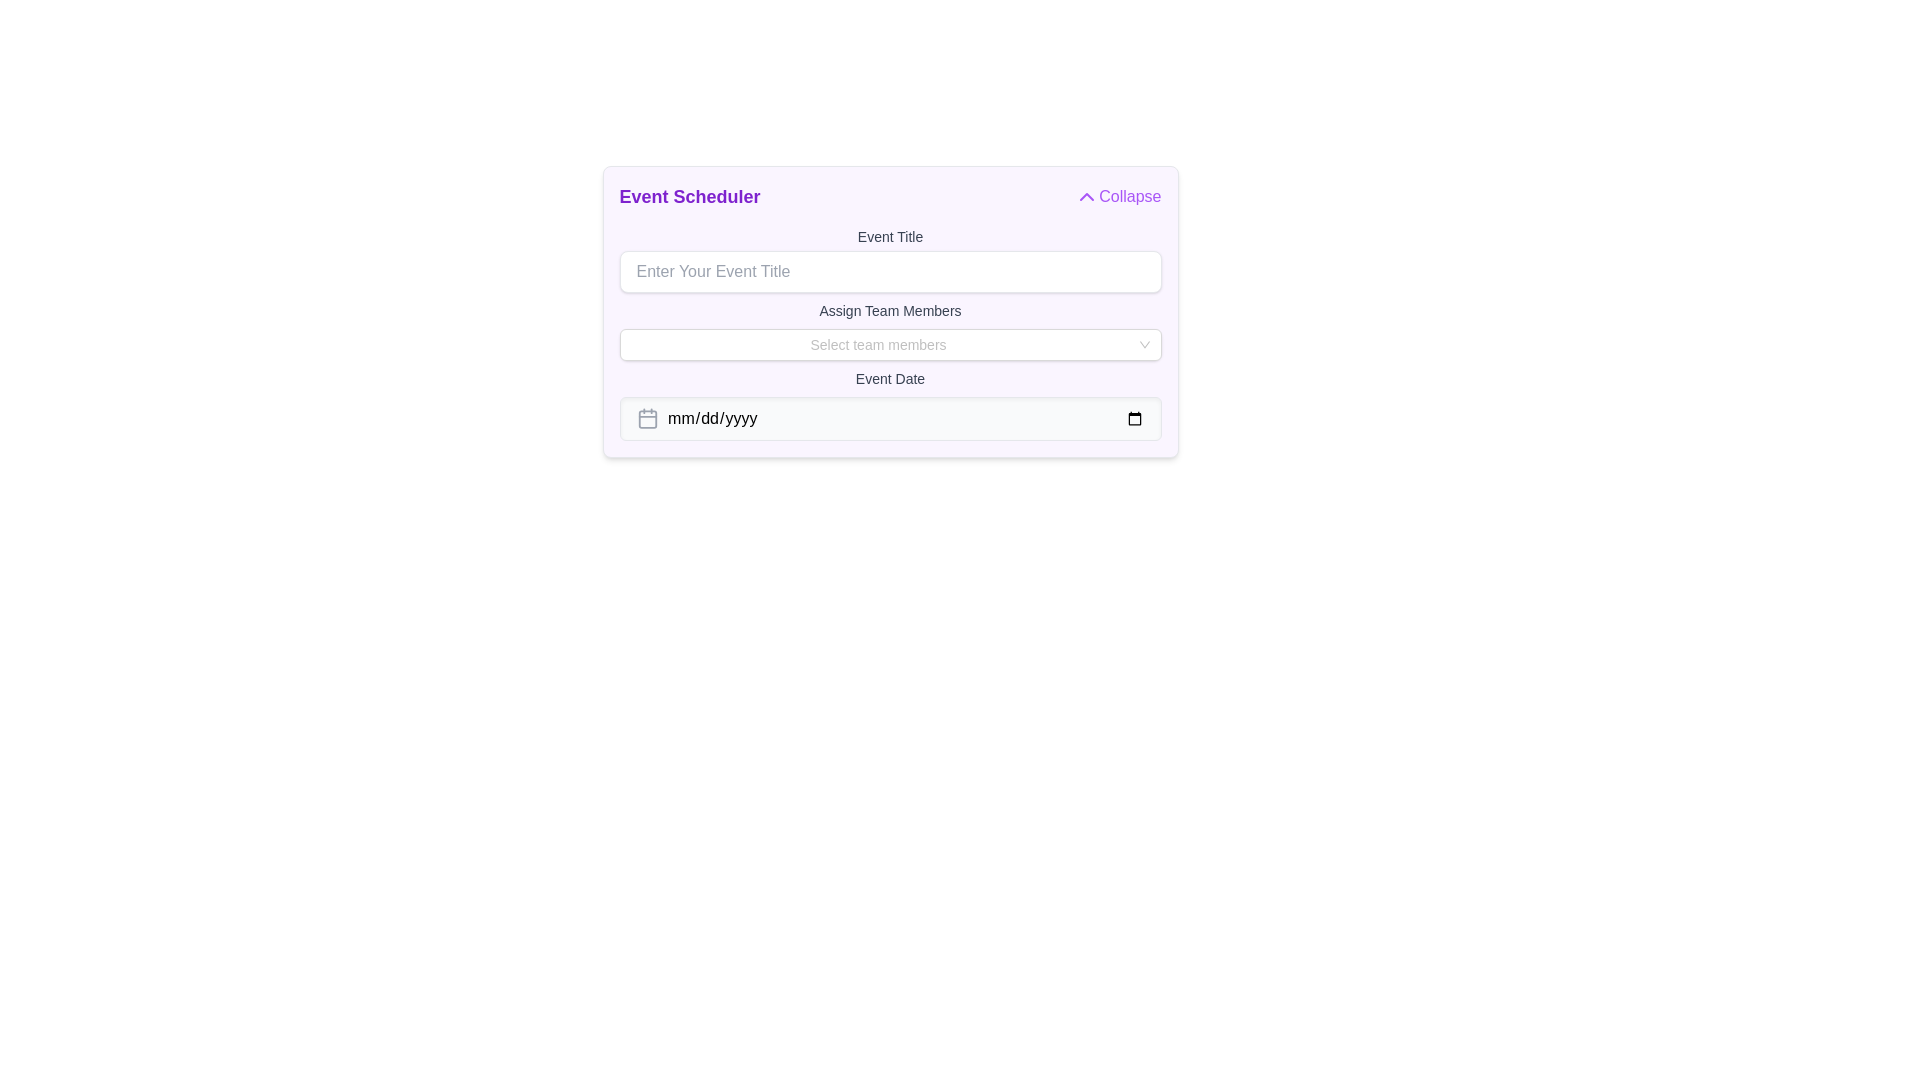  I want to click on the dropdown selection under the 'Event Title' input field, so click(889, 330).